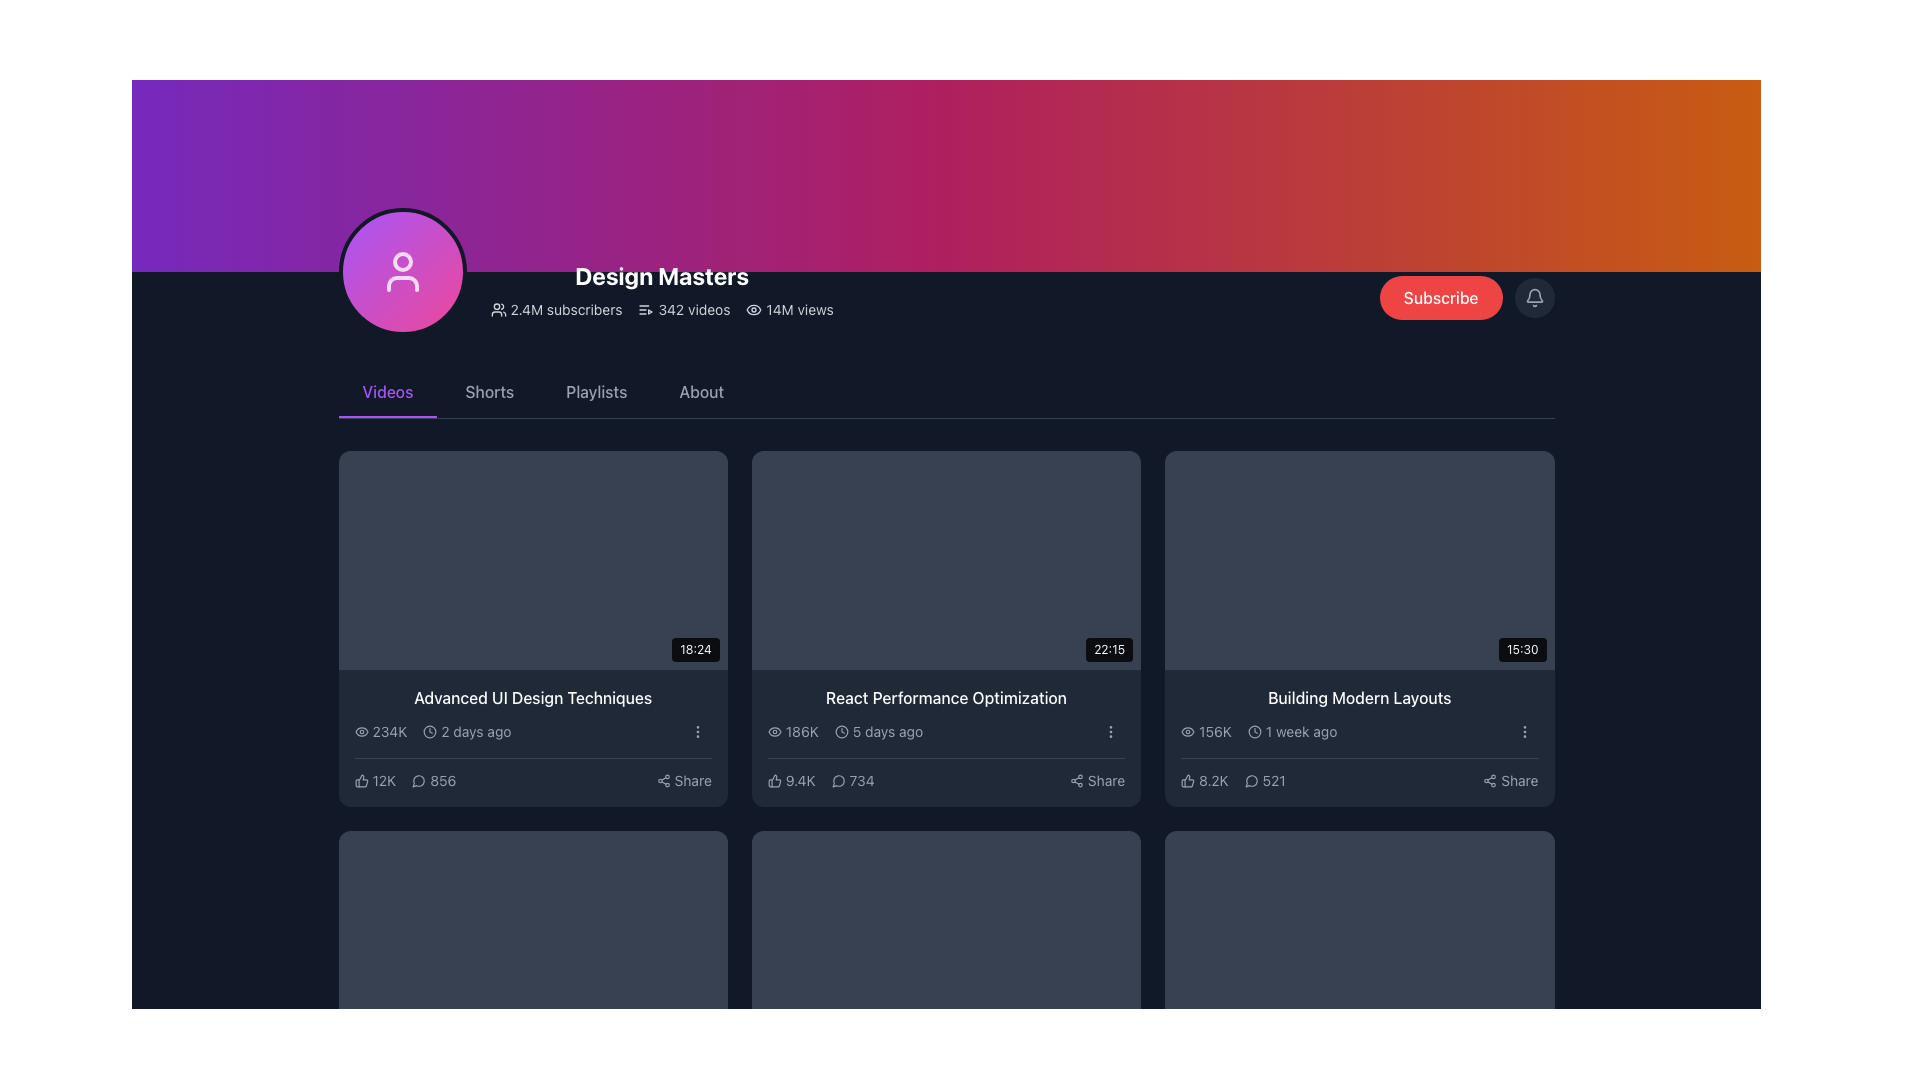 The image size is (1920, 1080). Describe the element at coordinates (841, 732) in the screenshot. I see `the small clock icon located to the left of the text '5 days ago' within the 'React Performance Optimization' card` at that location.